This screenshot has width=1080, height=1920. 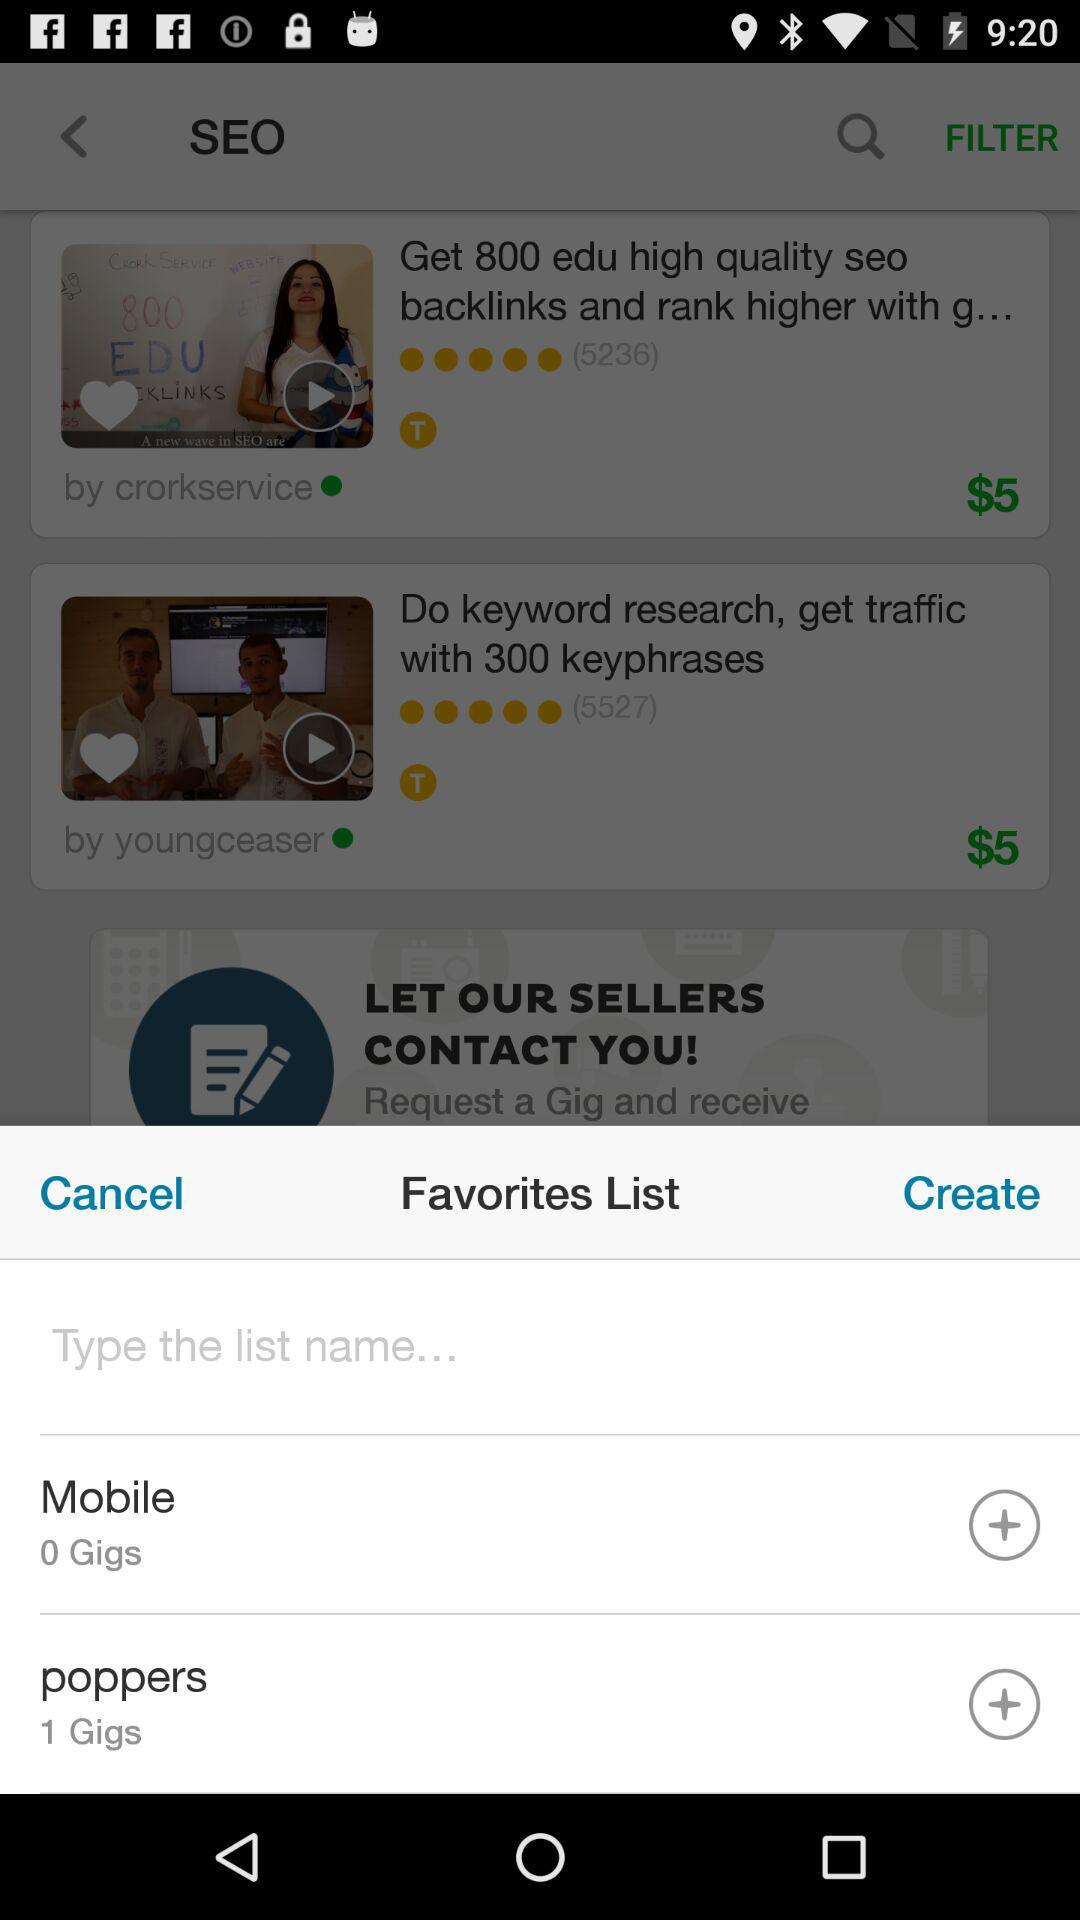 I want to click on icon to the right of favorites list item, so click(x=970, y=1192).